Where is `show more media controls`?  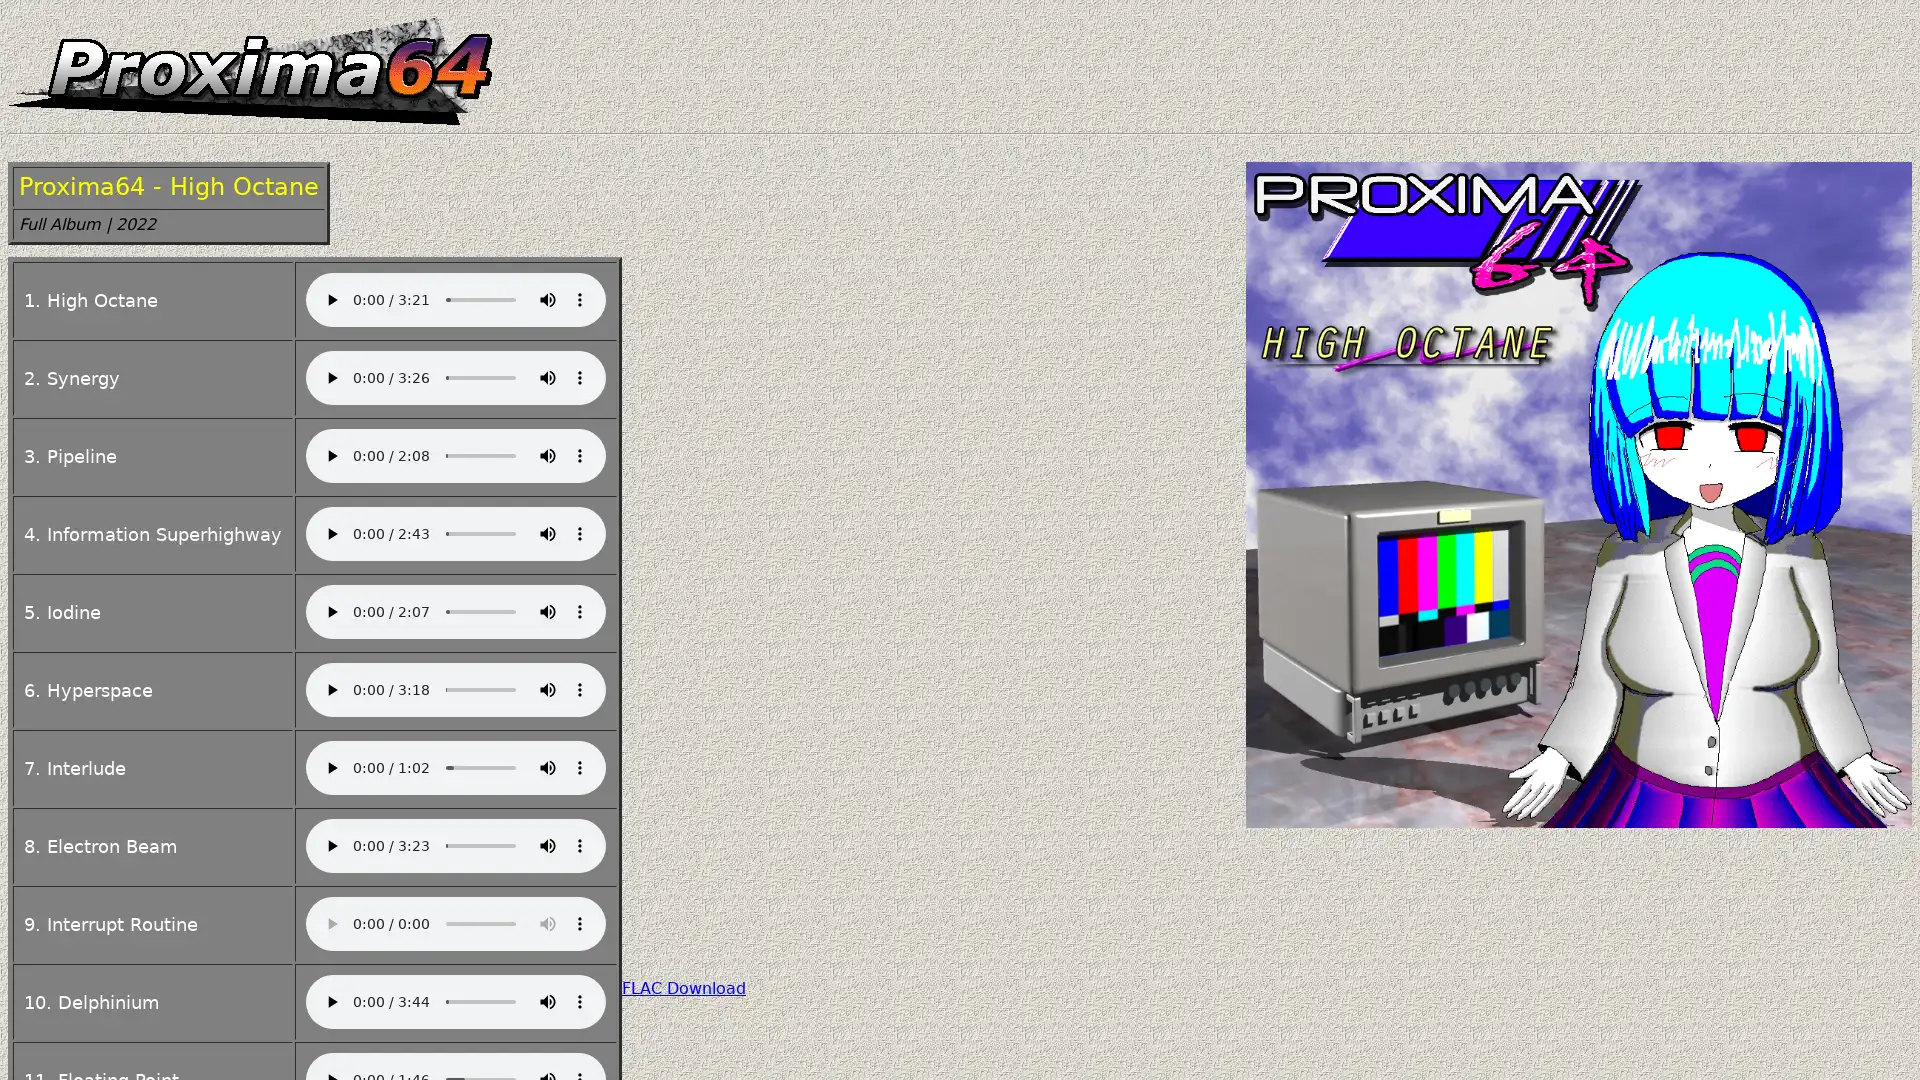 show more media controls is located at coordinates (579, 611).